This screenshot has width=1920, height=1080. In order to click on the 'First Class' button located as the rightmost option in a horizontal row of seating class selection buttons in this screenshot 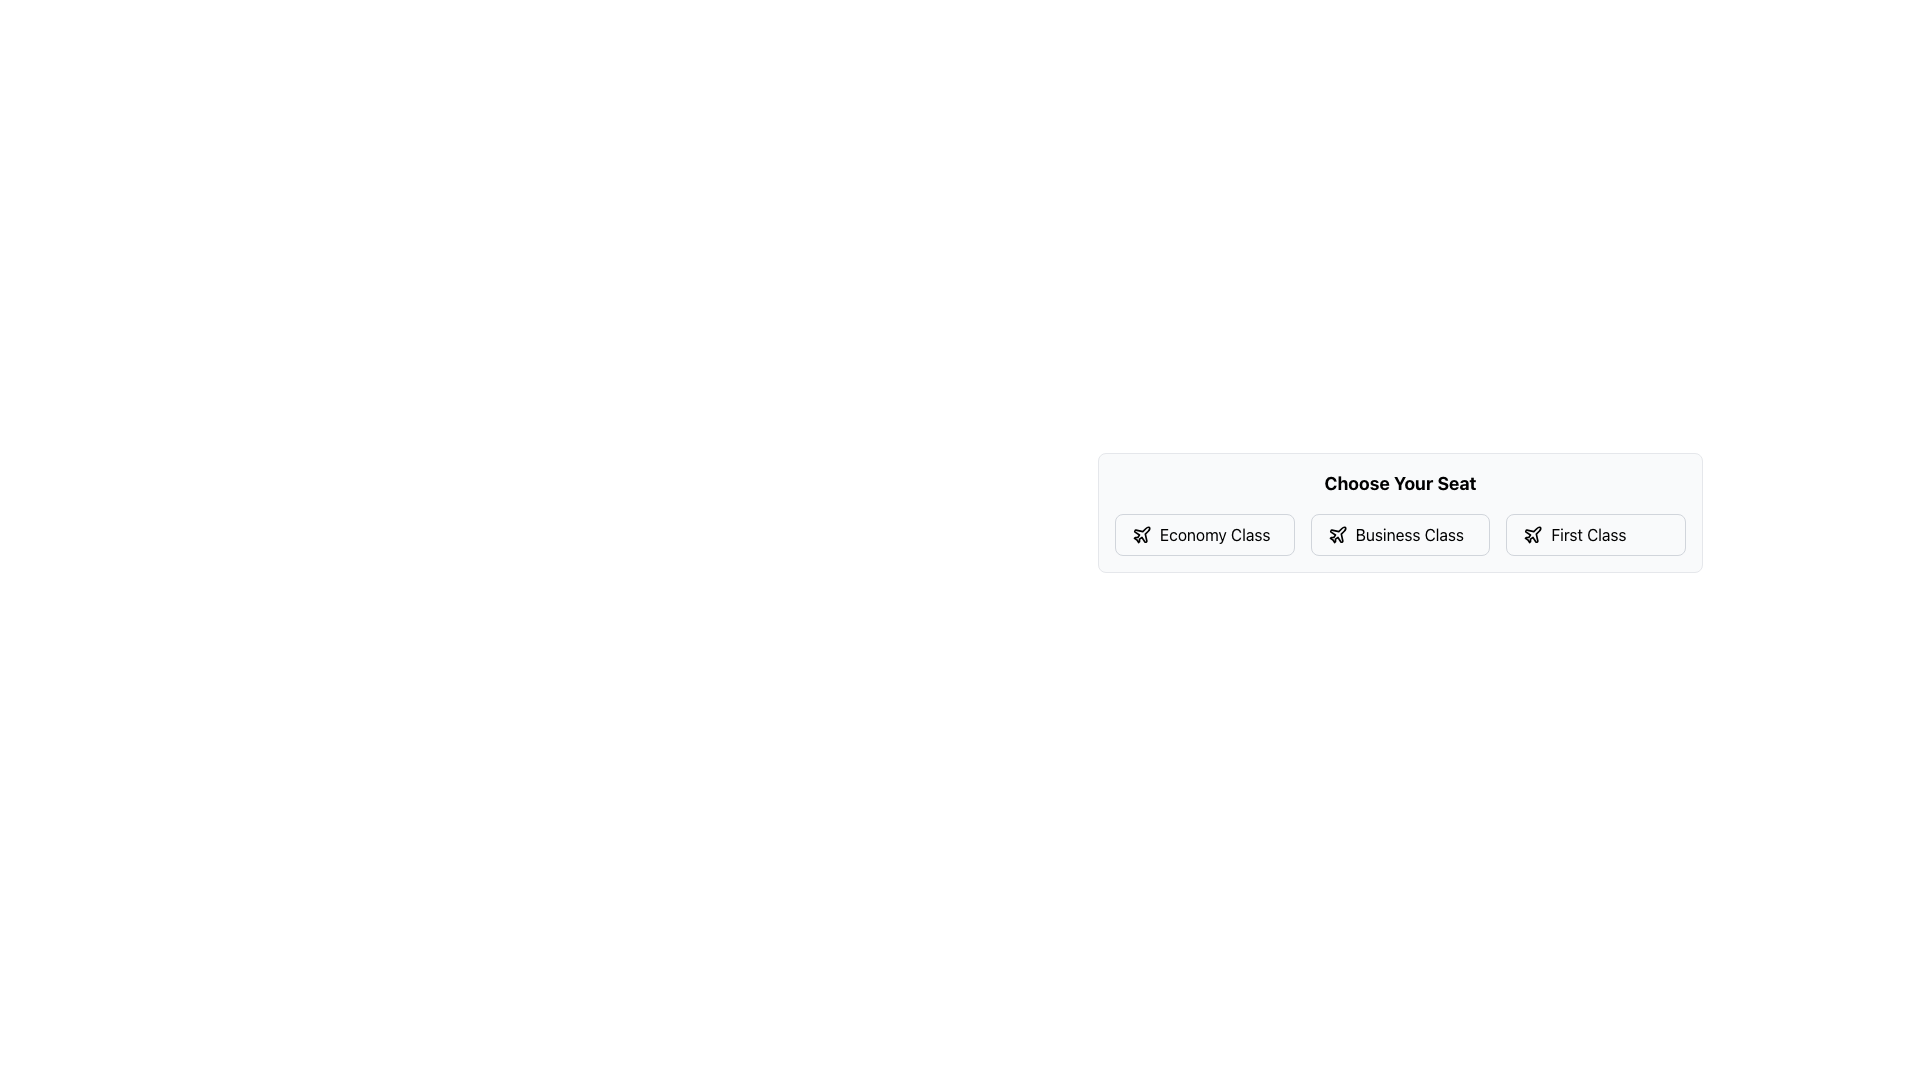, I will do `click(1595, 534)`.